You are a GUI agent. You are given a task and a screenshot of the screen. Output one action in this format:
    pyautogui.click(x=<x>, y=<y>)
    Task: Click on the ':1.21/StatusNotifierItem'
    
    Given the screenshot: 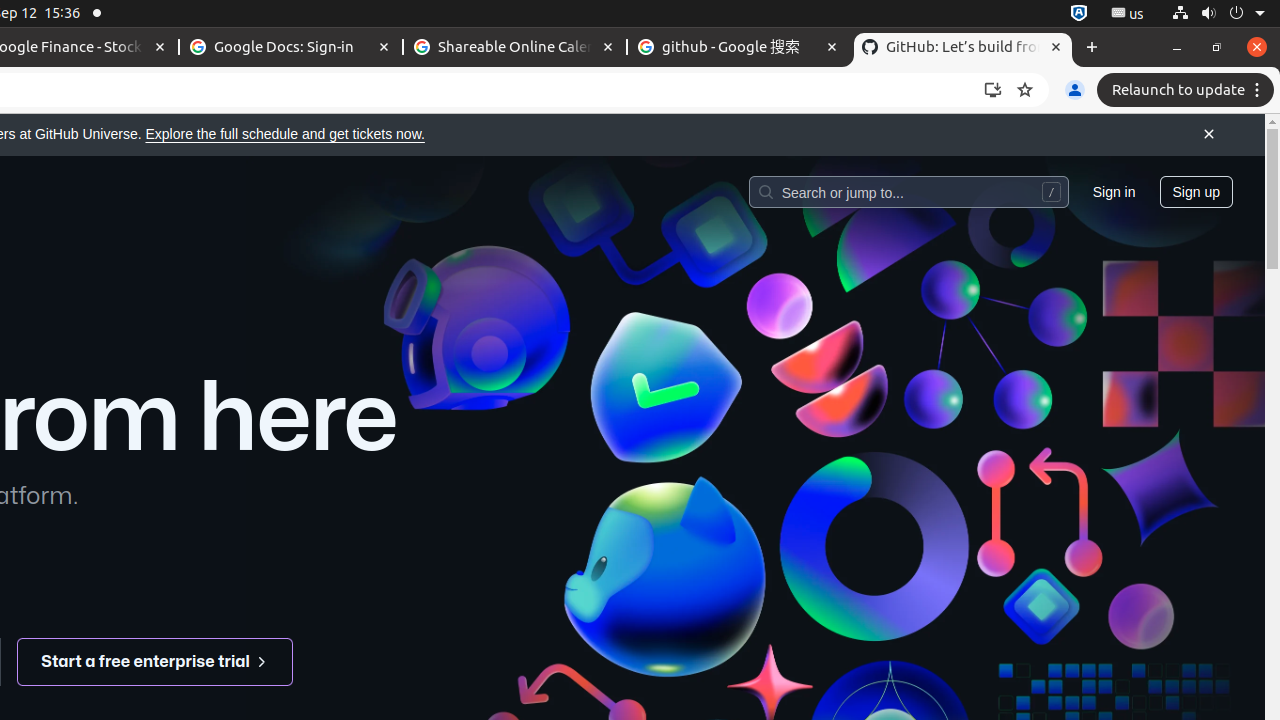 What is the action you would take?
    pyautogui.click(x=1127, y=13)
    